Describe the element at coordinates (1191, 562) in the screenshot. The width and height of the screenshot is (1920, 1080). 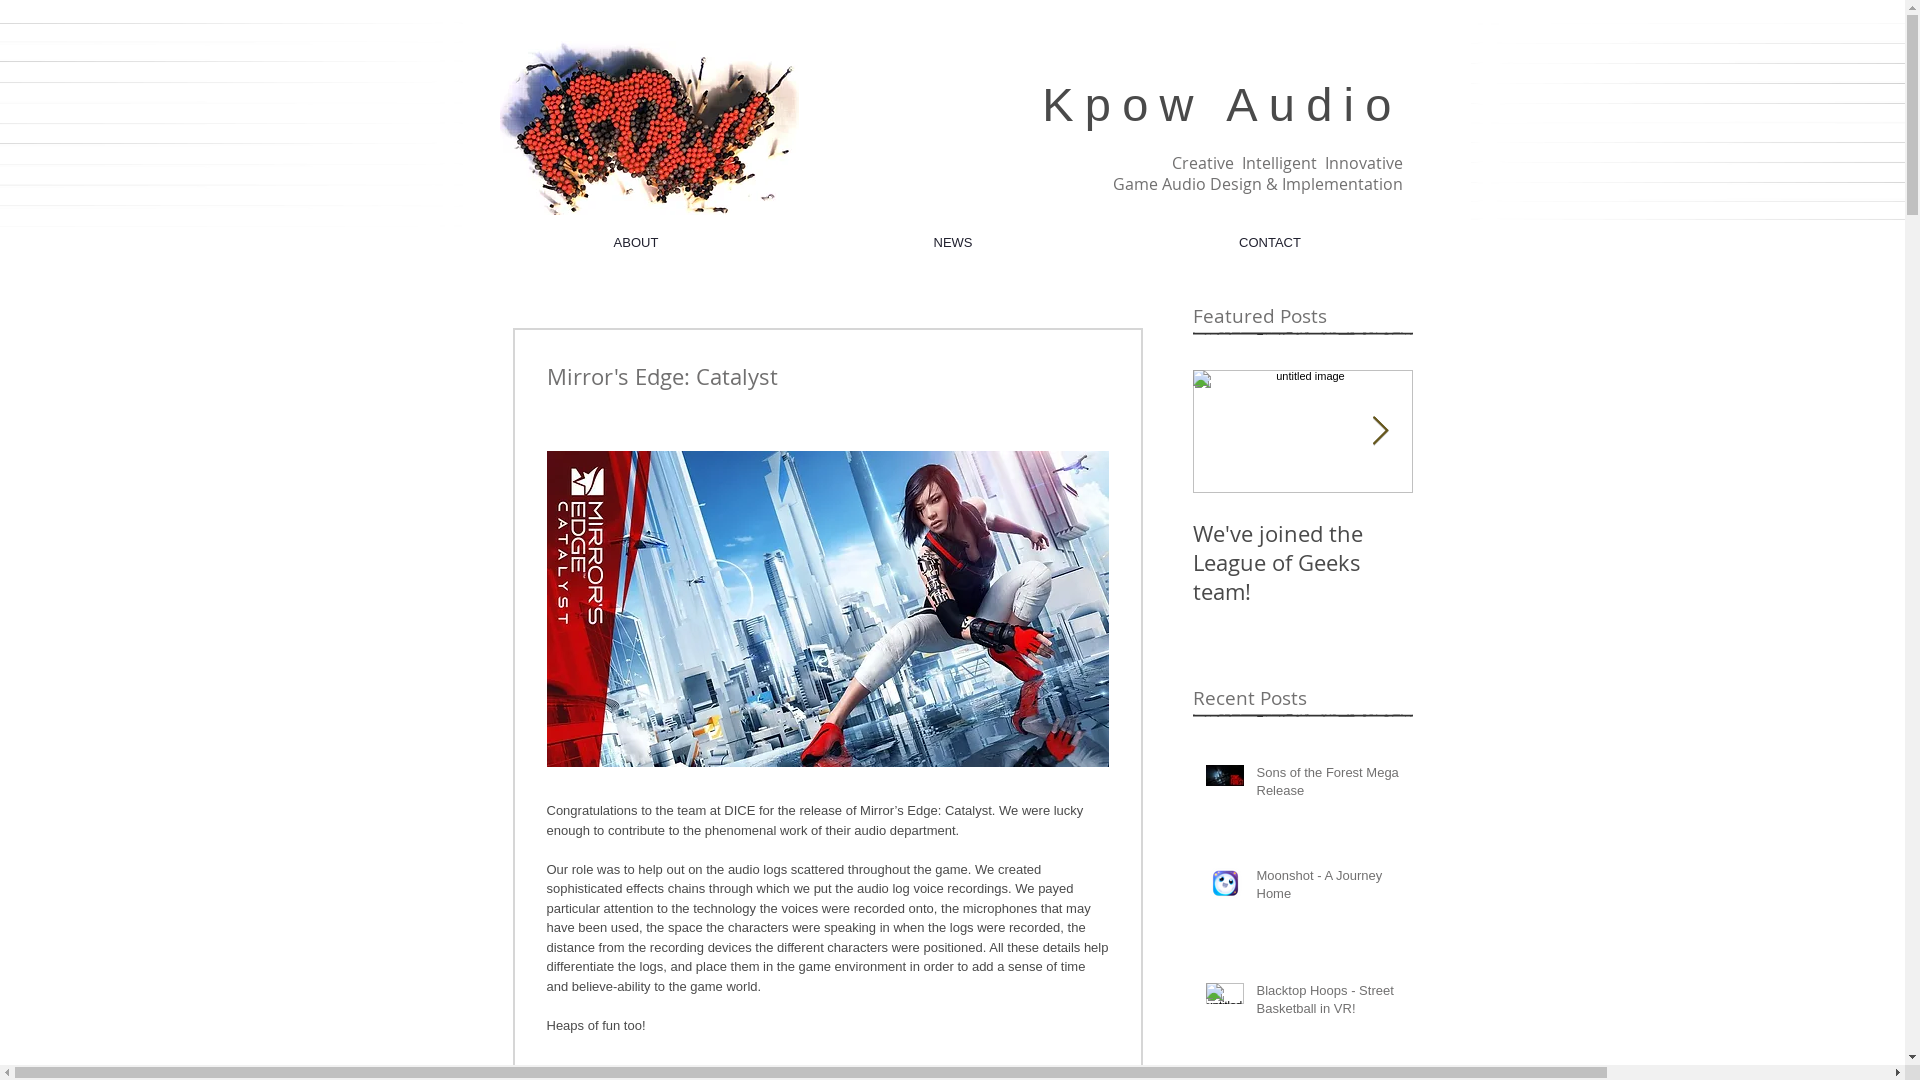
I see `'We've joined the League of Geeks team!'` at that location.